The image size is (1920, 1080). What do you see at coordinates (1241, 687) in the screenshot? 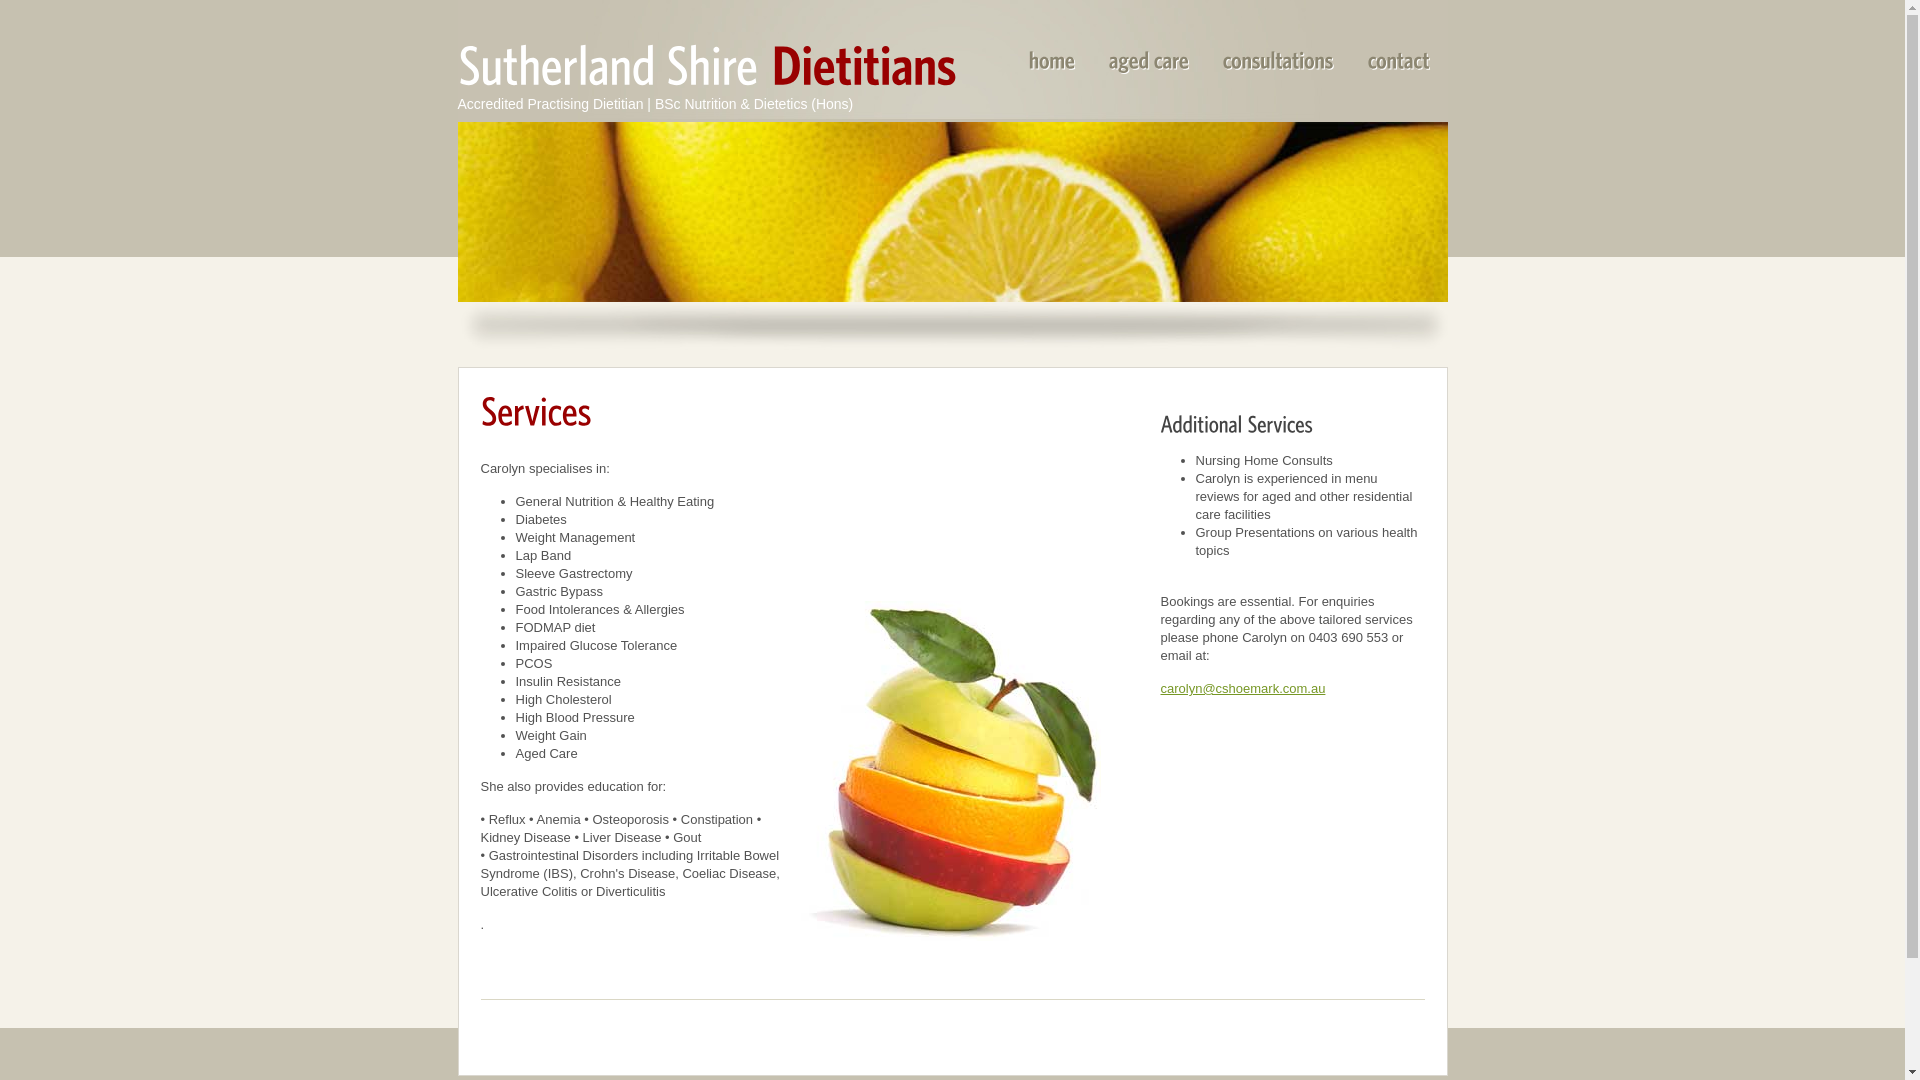
I see `'carolyn@cshoemark.com.au'` at bounding box center [1241, 687].